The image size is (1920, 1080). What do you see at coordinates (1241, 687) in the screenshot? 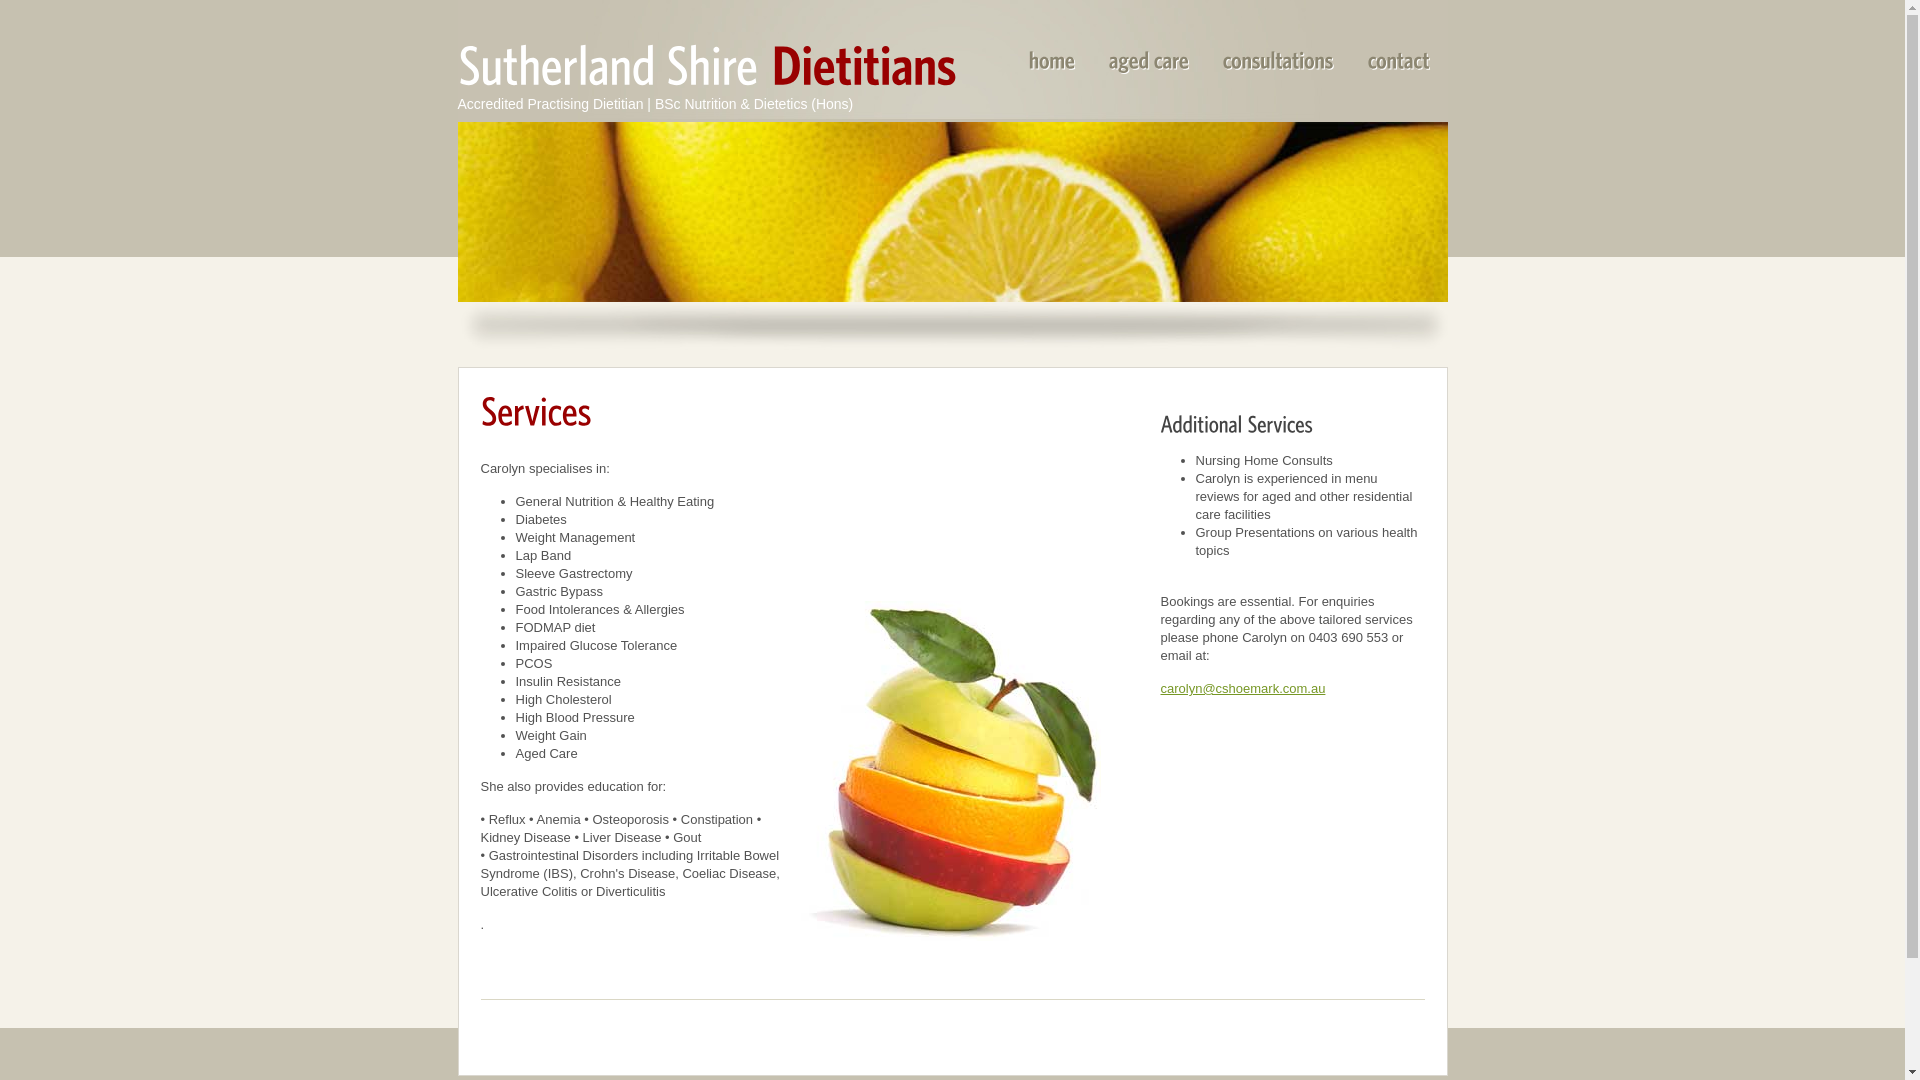
I see `'carolyn@cshoemark.com.au'` at bounding box center [1241, 687].